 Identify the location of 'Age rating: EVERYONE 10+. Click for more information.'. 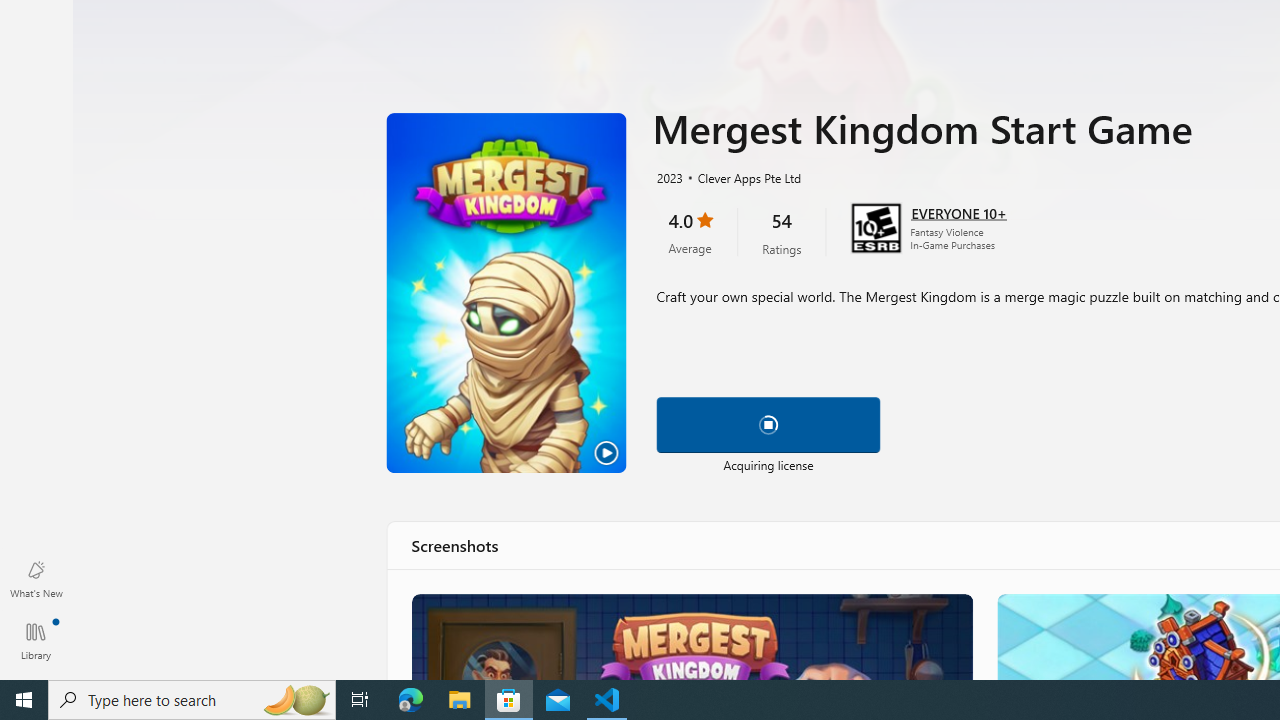
(957, 212).